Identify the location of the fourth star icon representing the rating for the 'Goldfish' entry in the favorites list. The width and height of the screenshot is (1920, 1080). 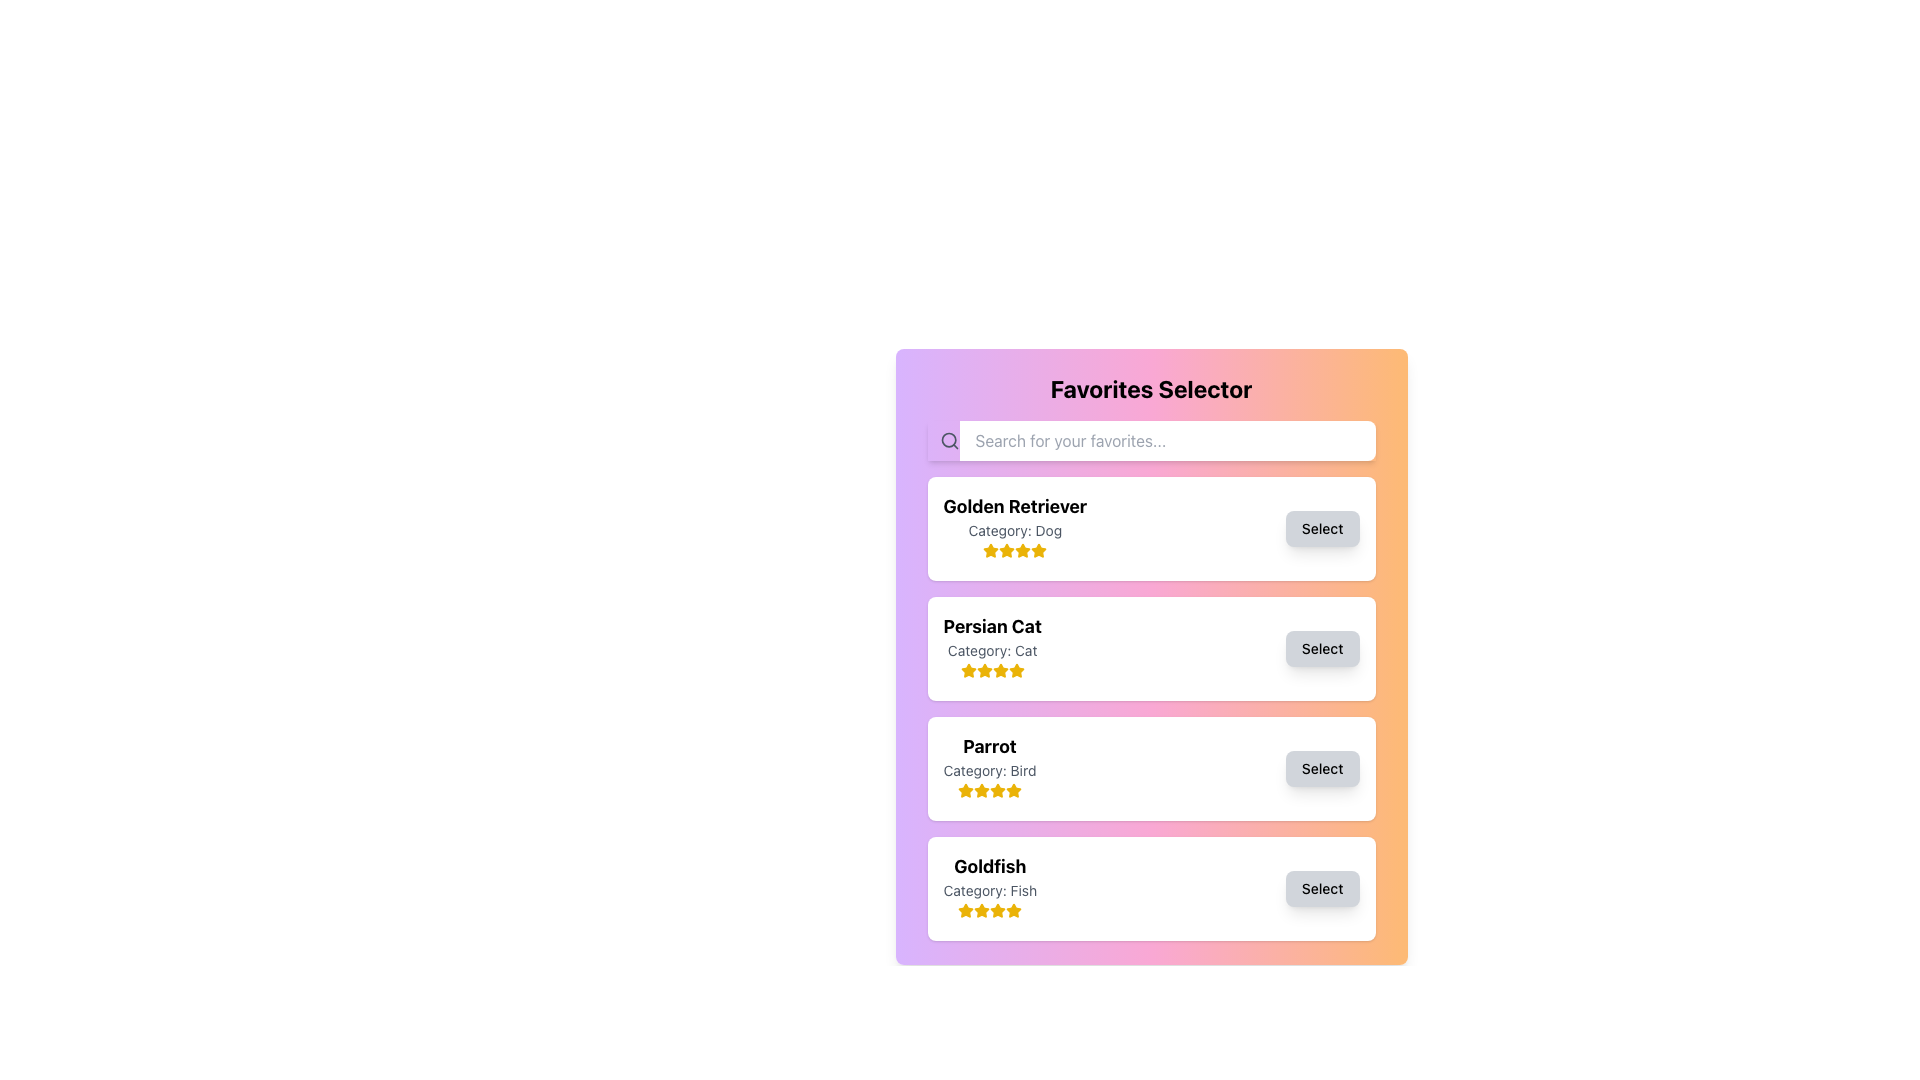
(1014, 910).